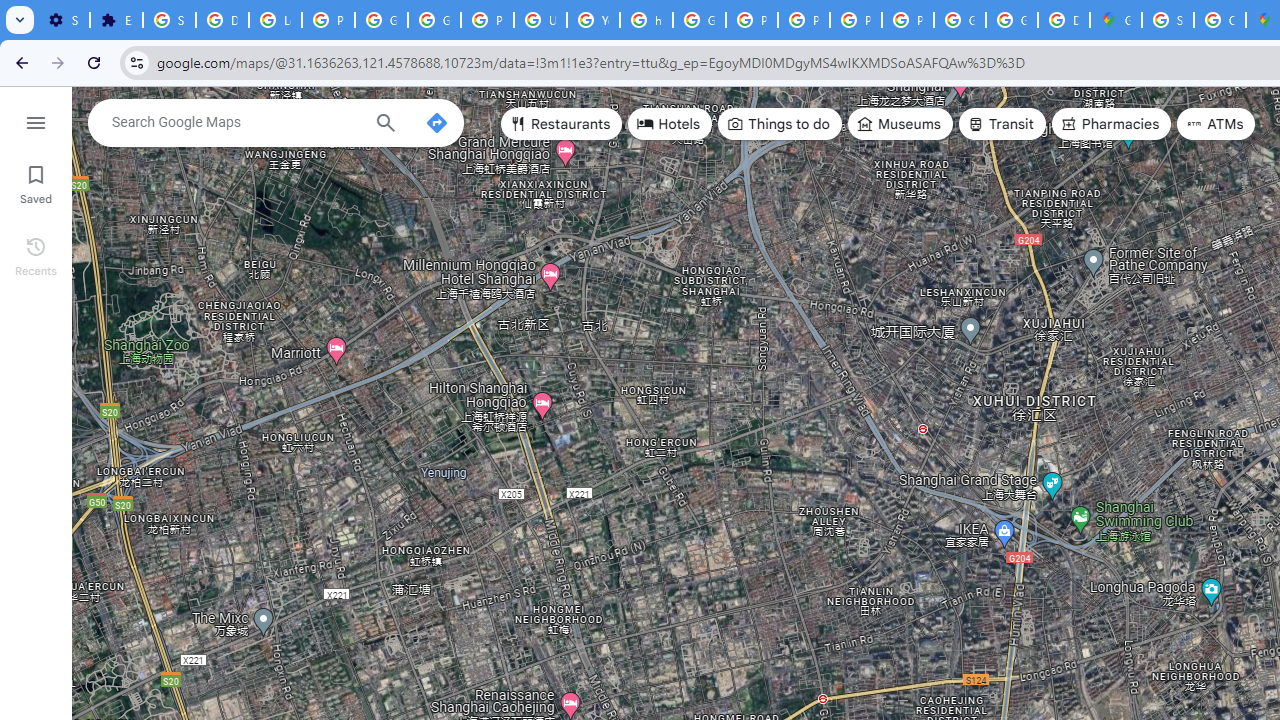 The image size is (1280, 720). What do you see at coordinates (646, 20) in the screenshot?
I see `'https://scholar.google.com/'` at bounding box center [646, 20].